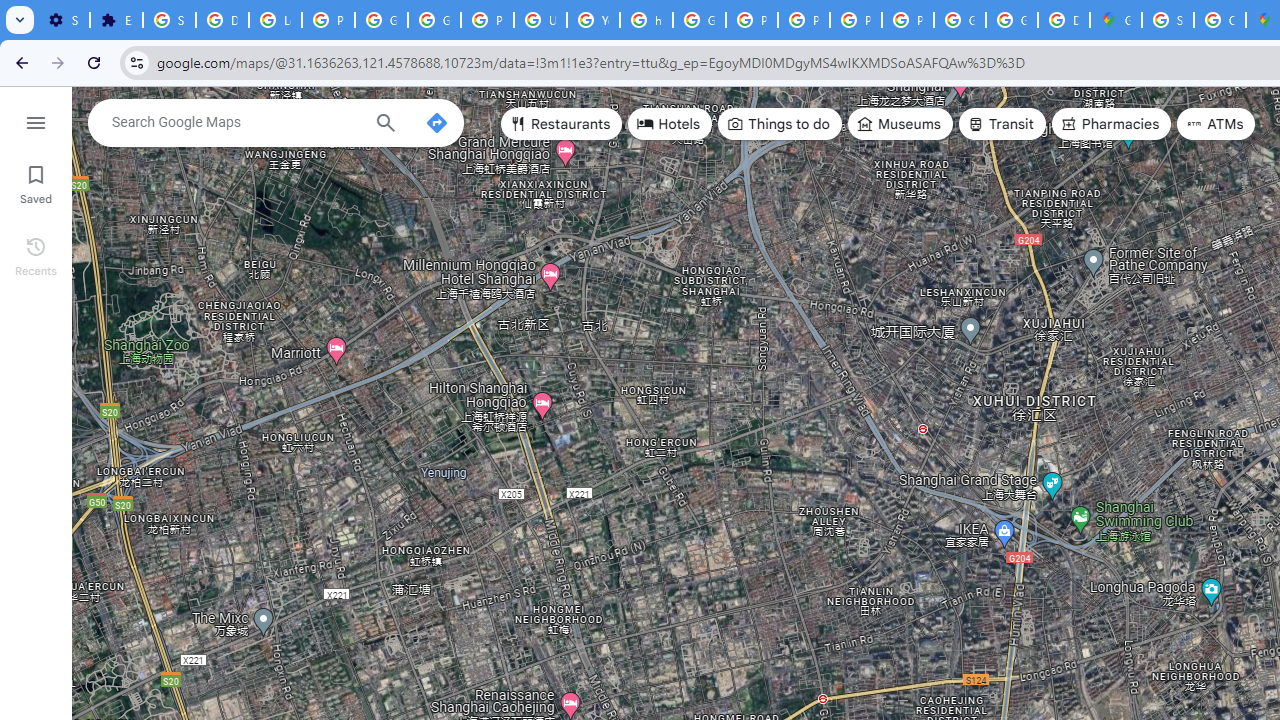 The image size is (1280, 720). What do you see at coordinates (646, 20) in the screenshot?
I see `'https://scholar.google.com/'` at bounding box center [646, 20].